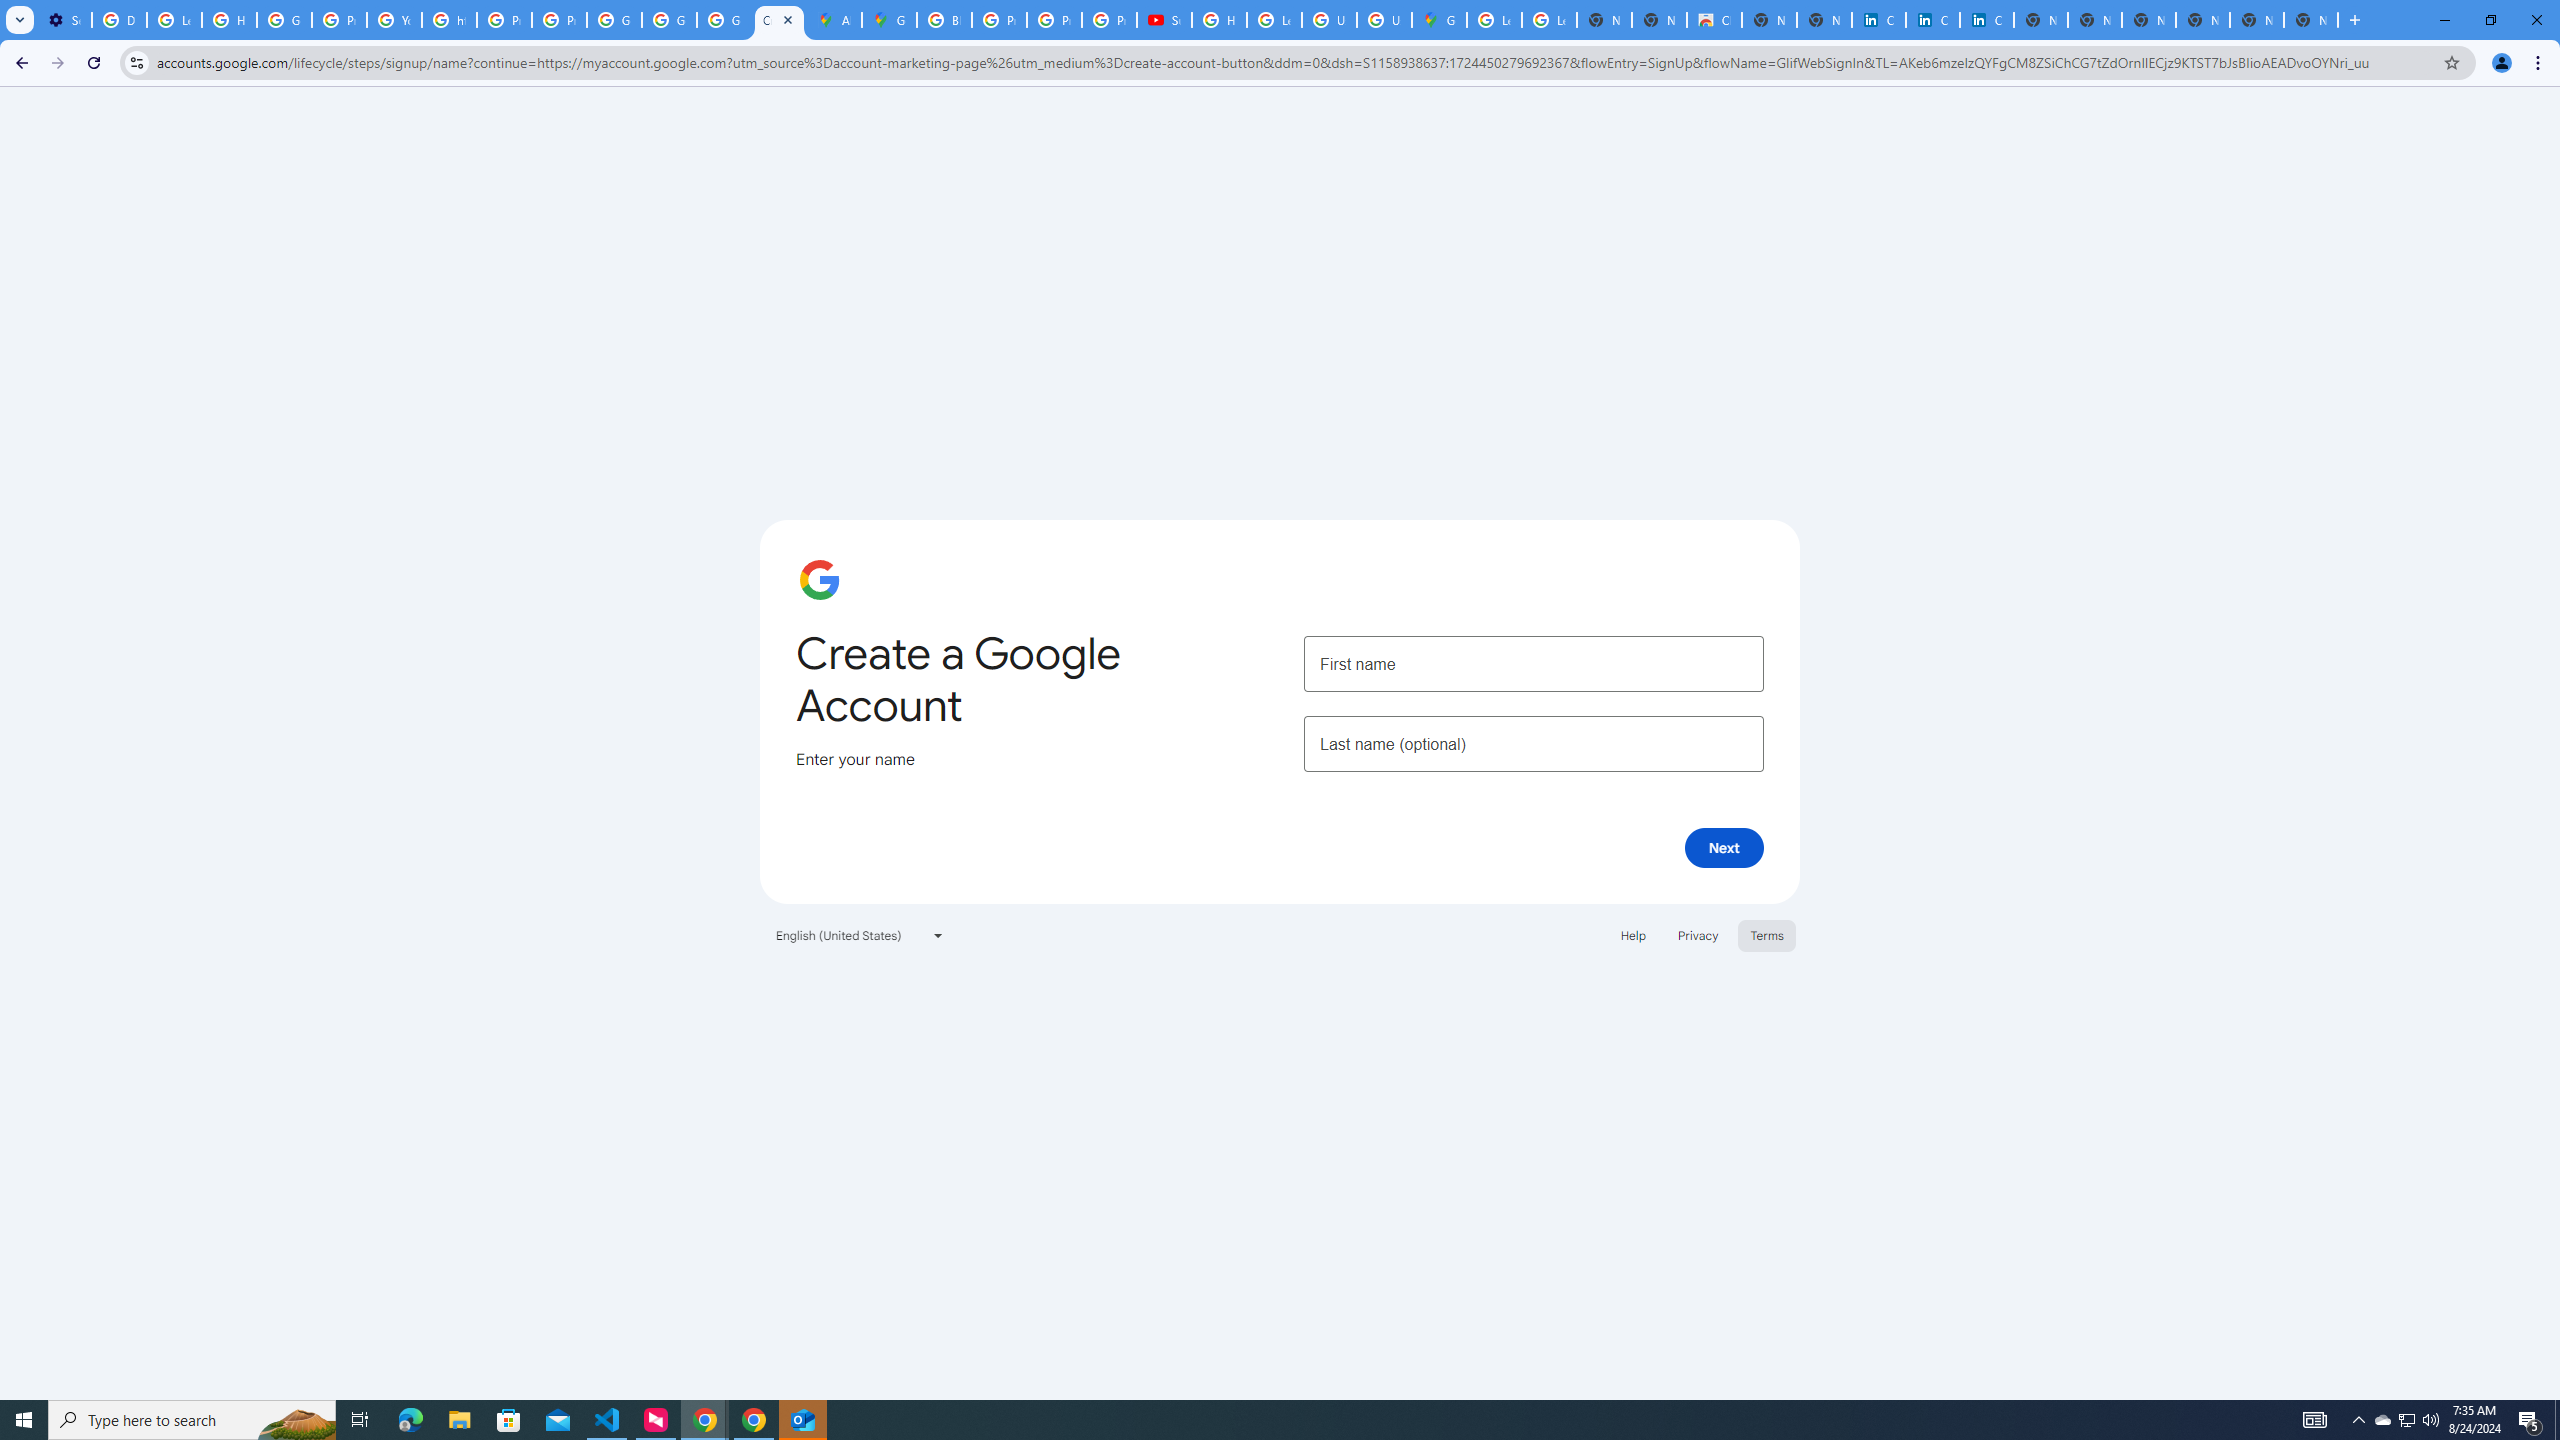  I want to click on 'First name', so click(1532, 662).